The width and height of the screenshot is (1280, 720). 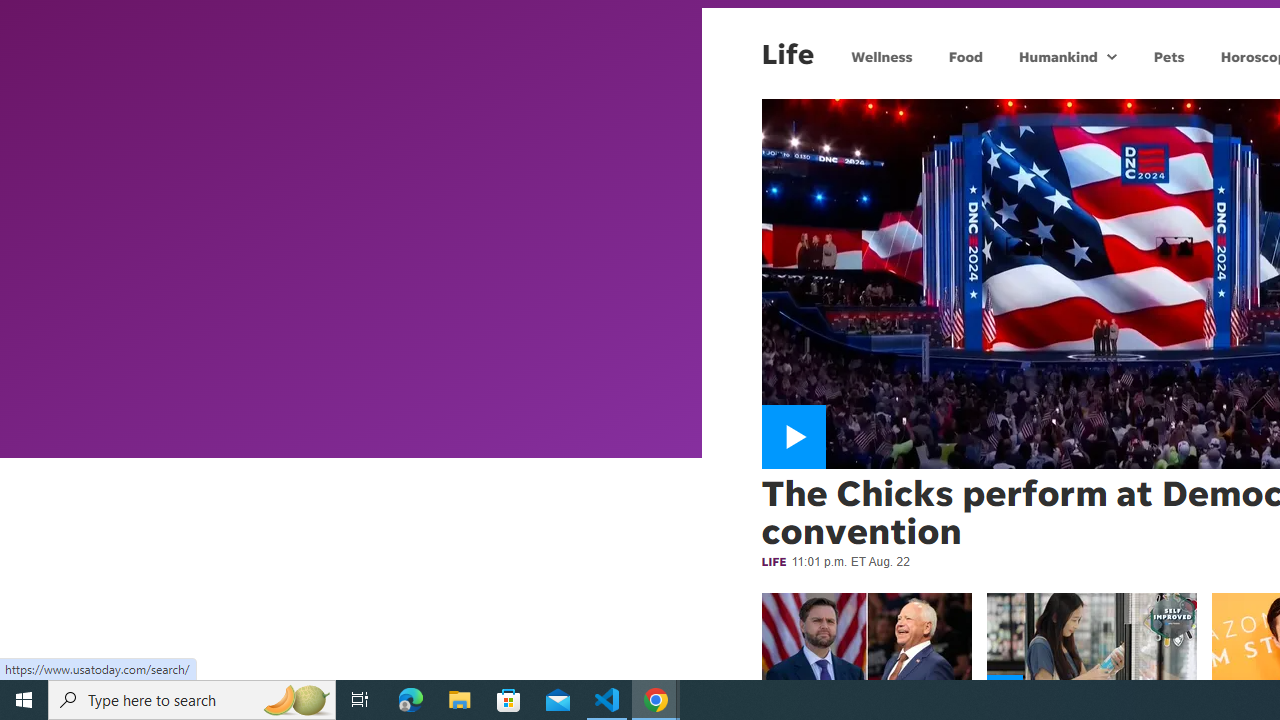 I want to click on 'Humankind', so click(x=1055, y=55).